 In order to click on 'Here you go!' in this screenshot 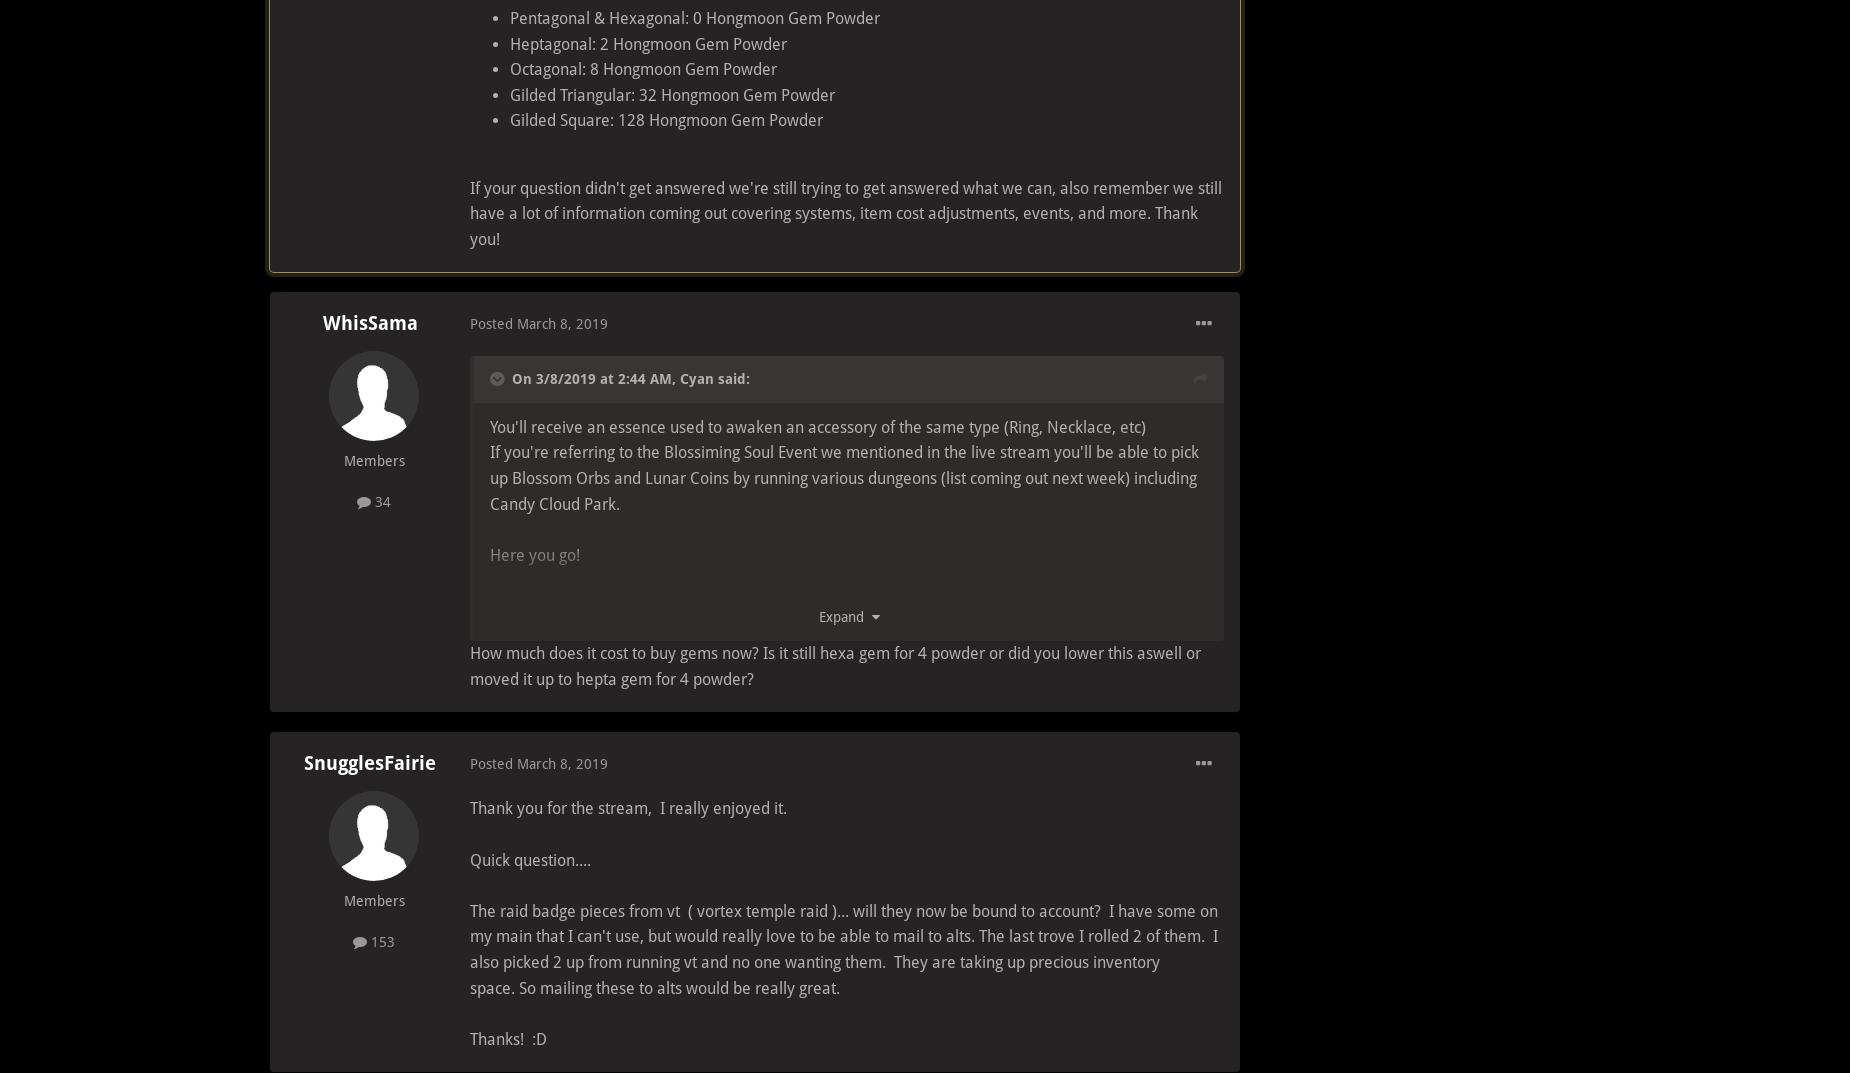, I will do `click(537, 554)`.